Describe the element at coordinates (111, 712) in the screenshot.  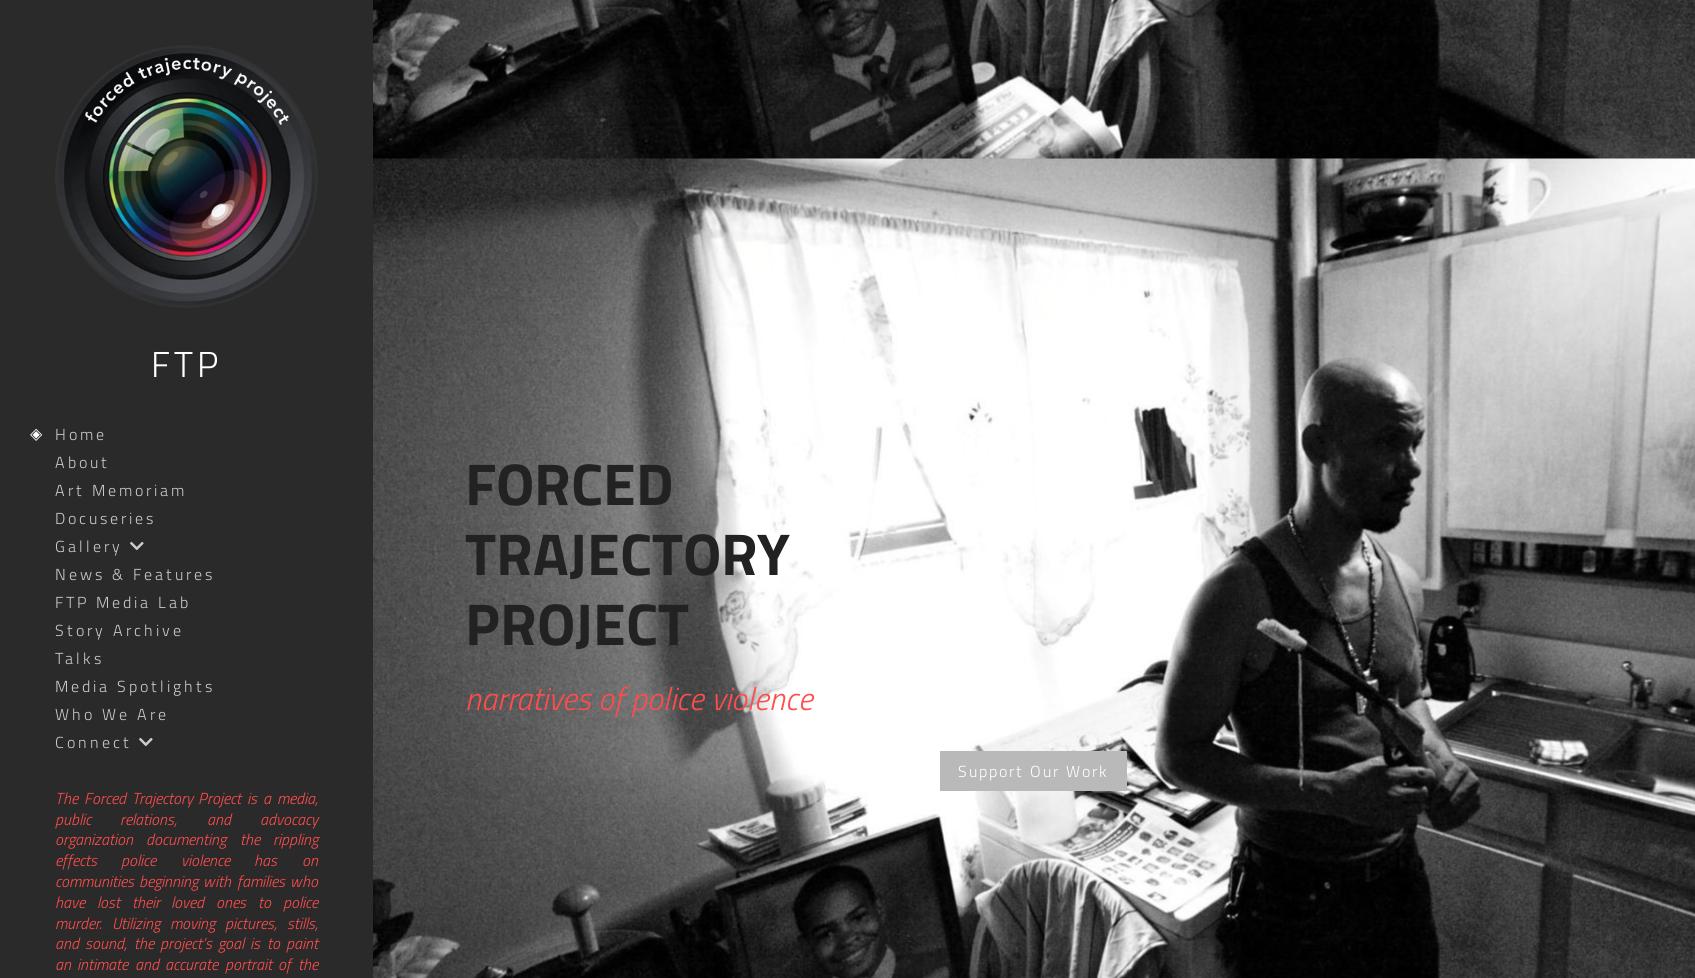
I see `'Who We Are'` at that location.